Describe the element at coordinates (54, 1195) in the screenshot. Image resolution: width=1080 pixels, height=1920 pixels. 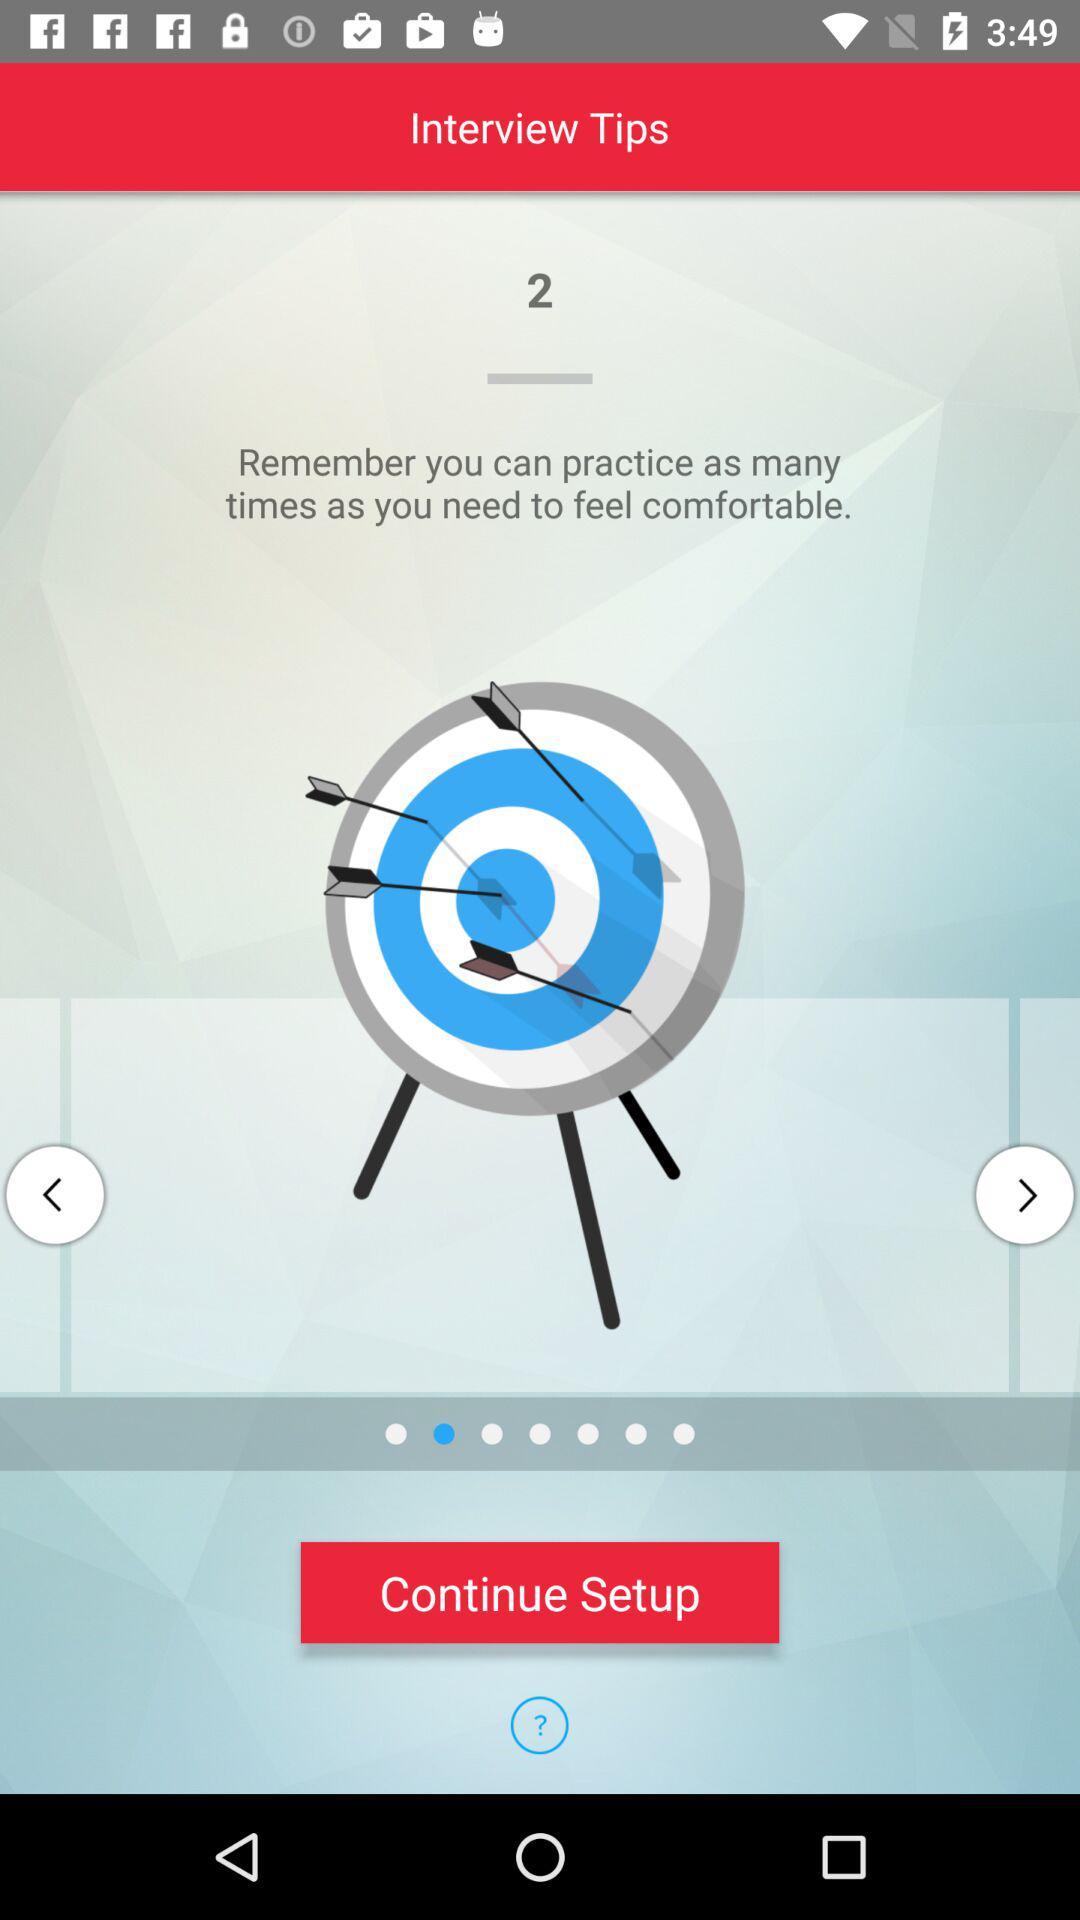
I see `go back` at that location.